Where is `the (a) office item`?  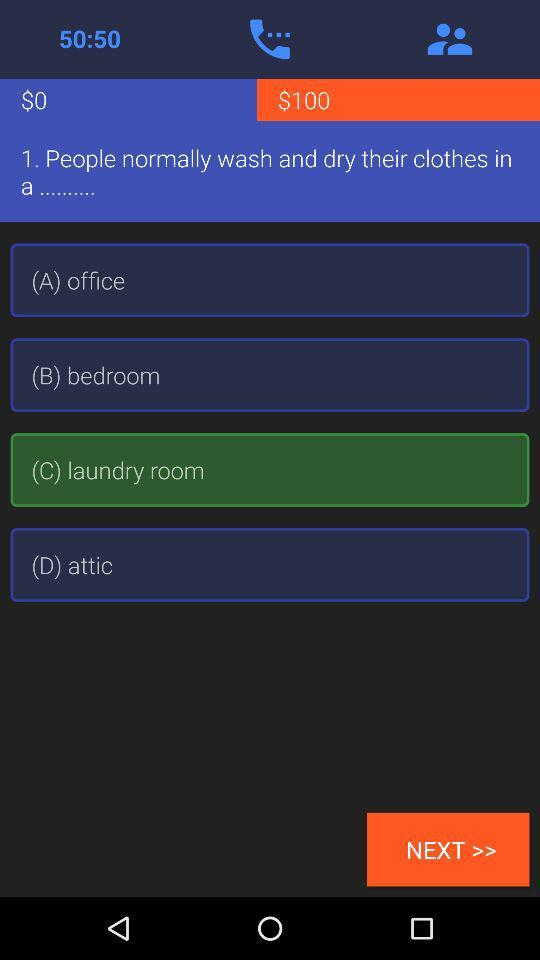
the (a) office item is located at coordinates (270, 279).